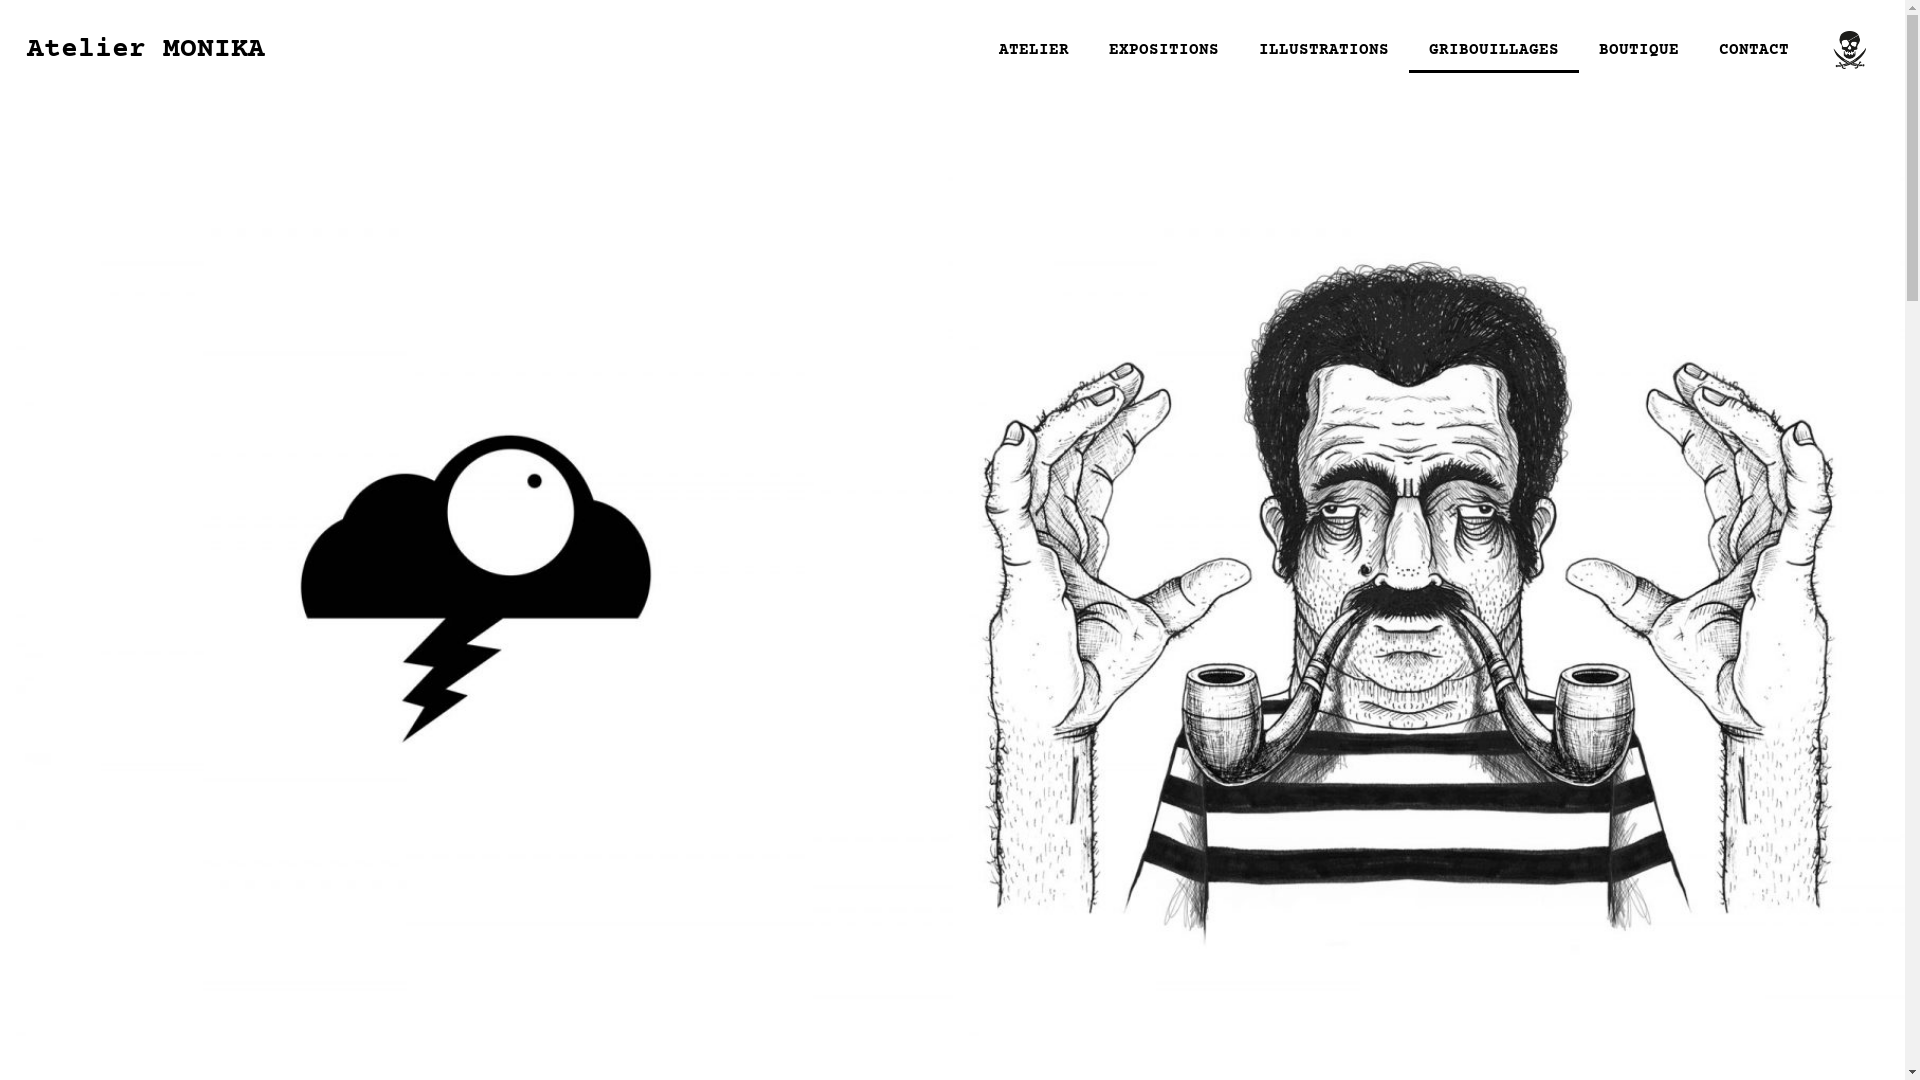 The width and height of the screenshot is (1920, 1080). I want to click on 'Atelier MONIKA', so click(27, 49).